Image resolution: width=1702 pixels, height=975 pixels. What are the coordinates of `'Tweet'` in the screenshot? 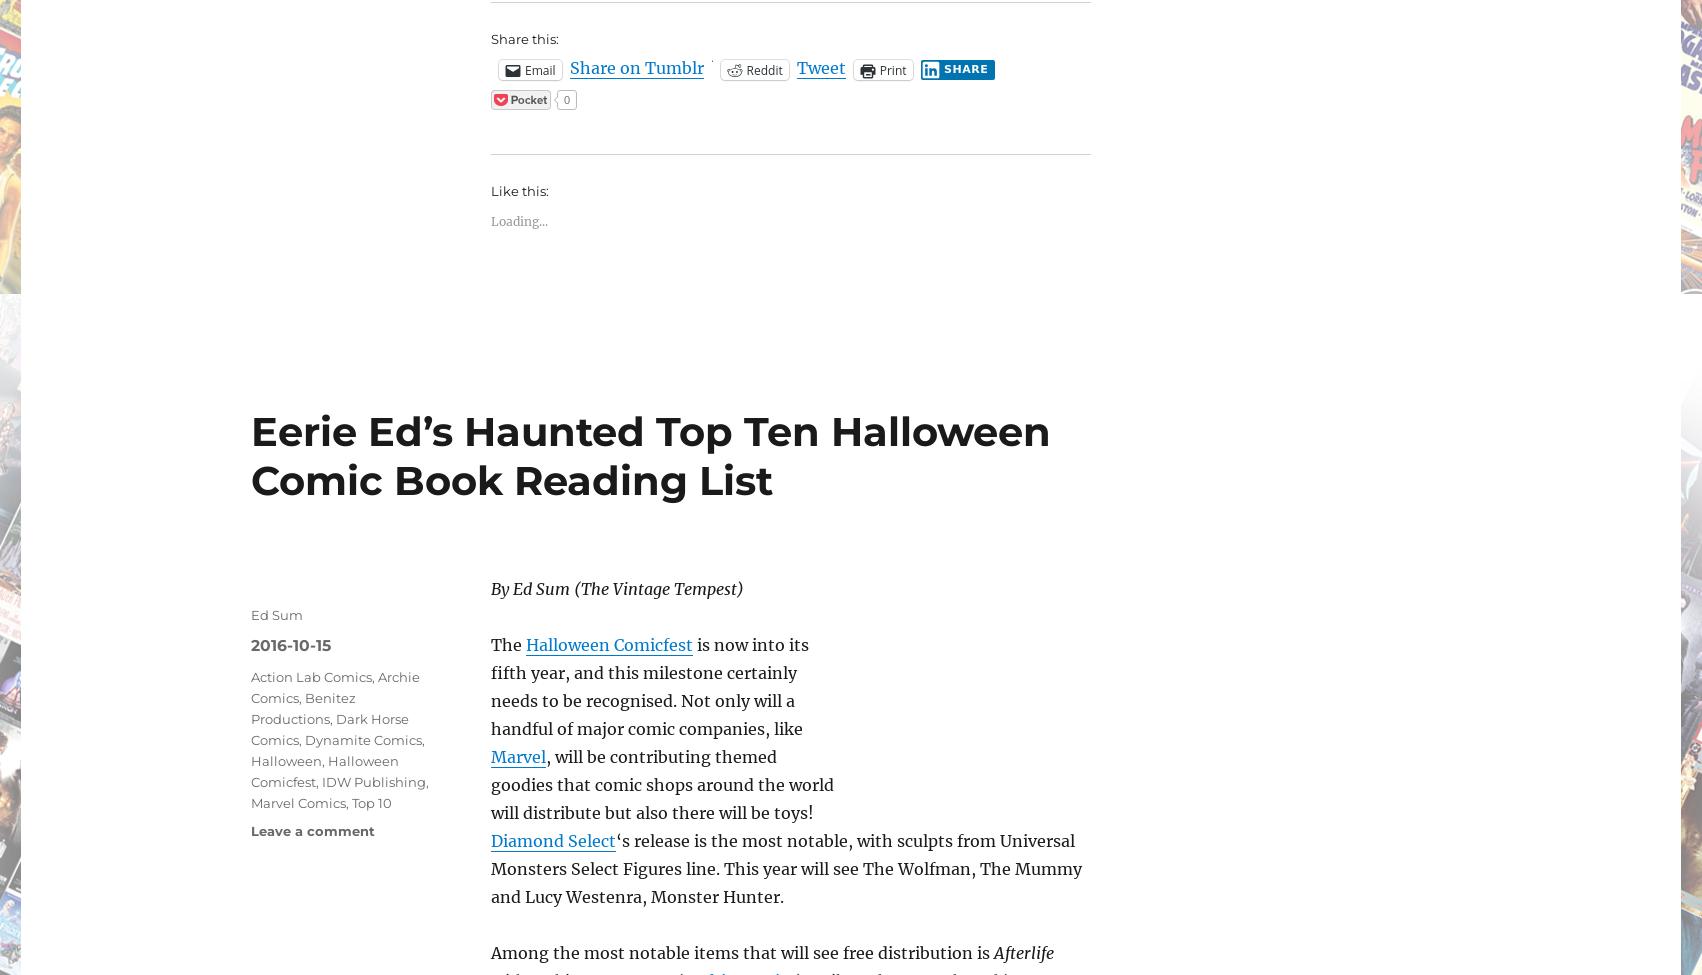 It's located at (819, 67).